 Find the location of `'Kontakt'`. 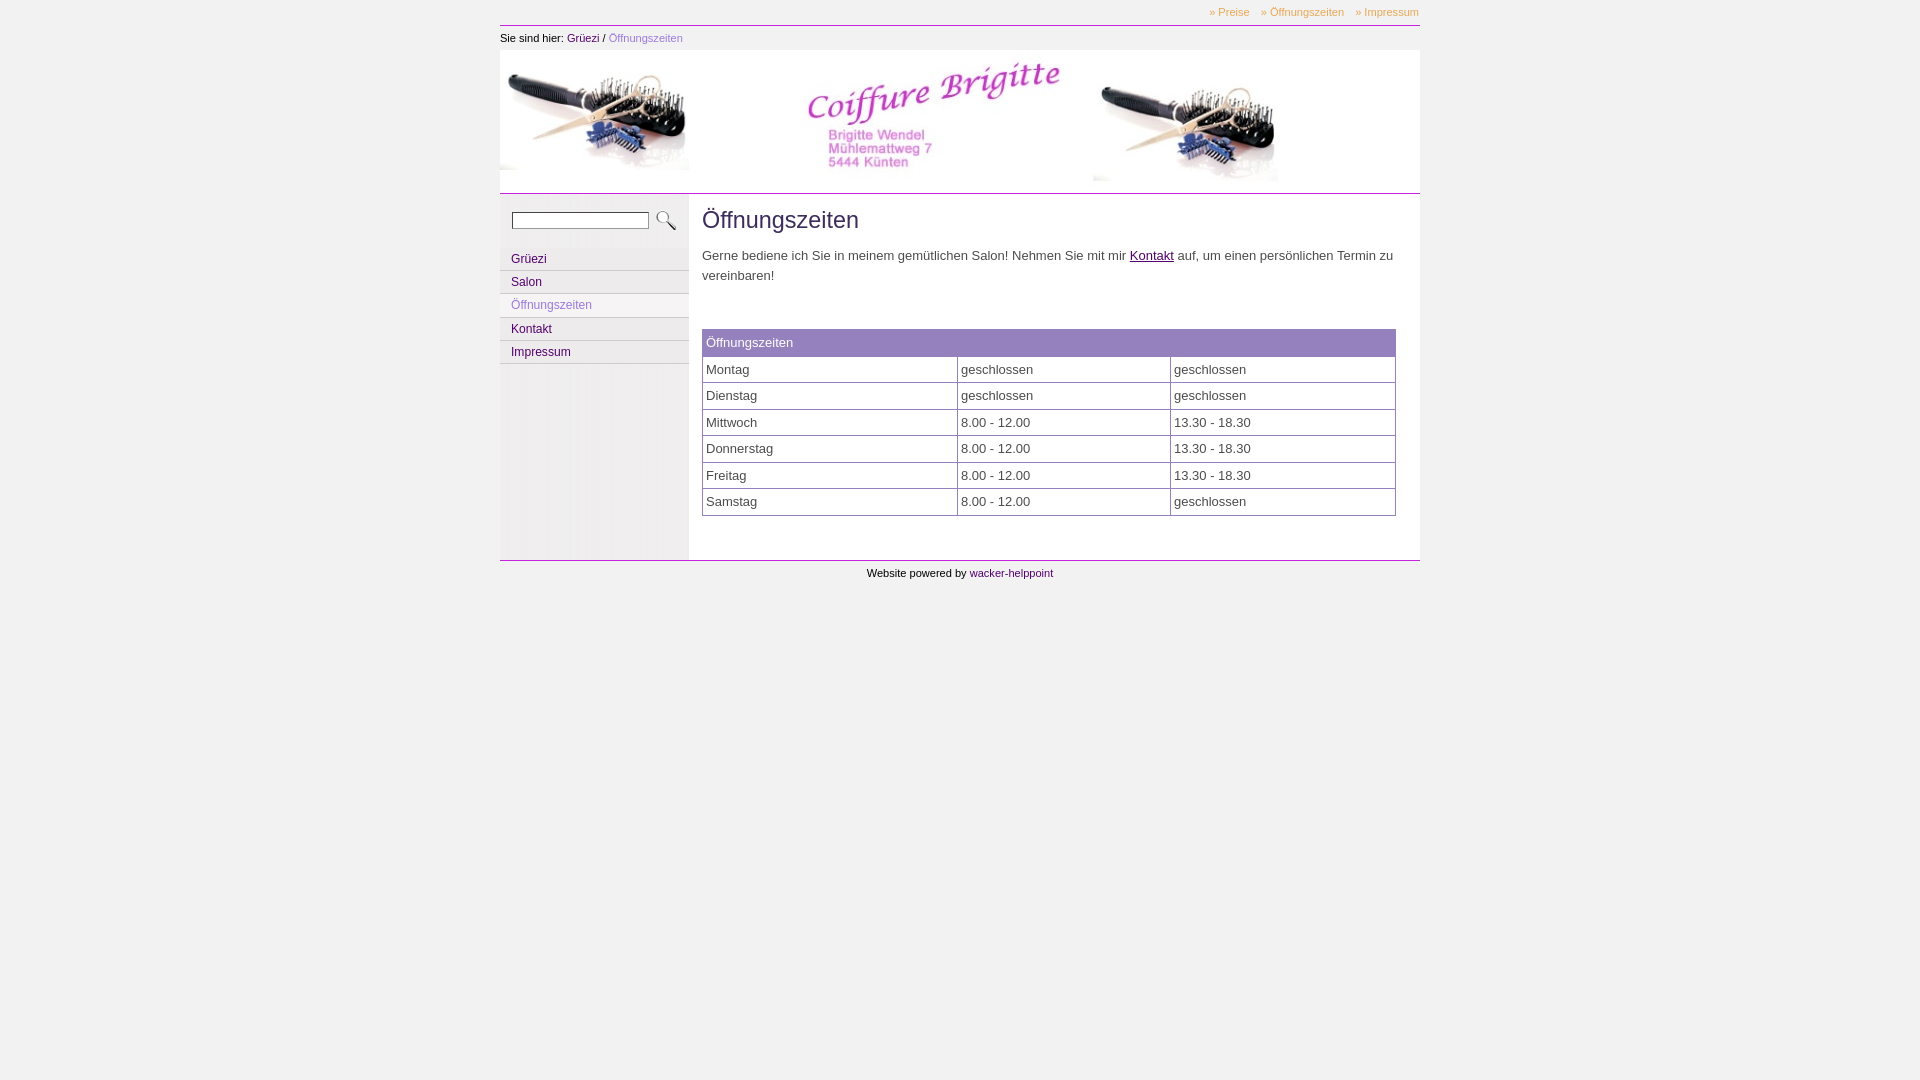

'Kontakt' is located at coordinates (1152, 254).